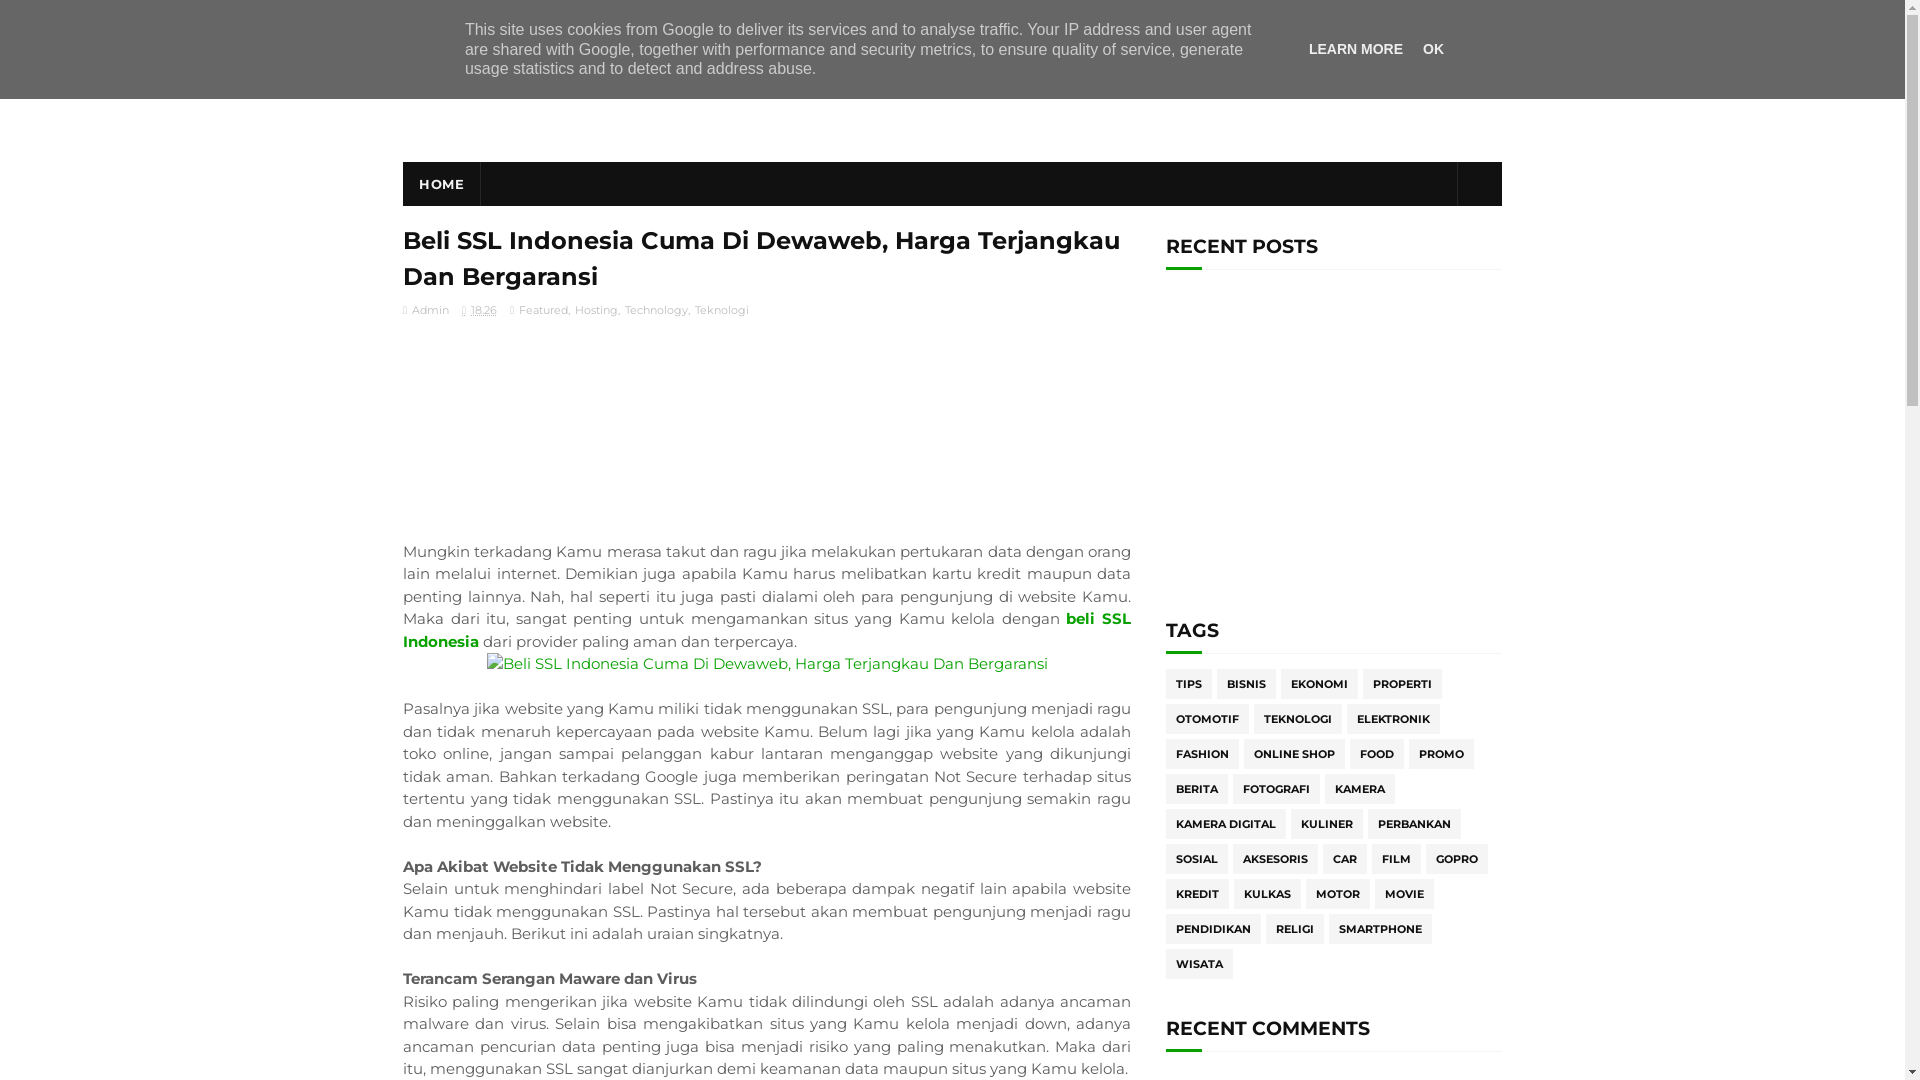 The image size is (1920, 1080). I want to click on 'FILM', so click(1395, 858).